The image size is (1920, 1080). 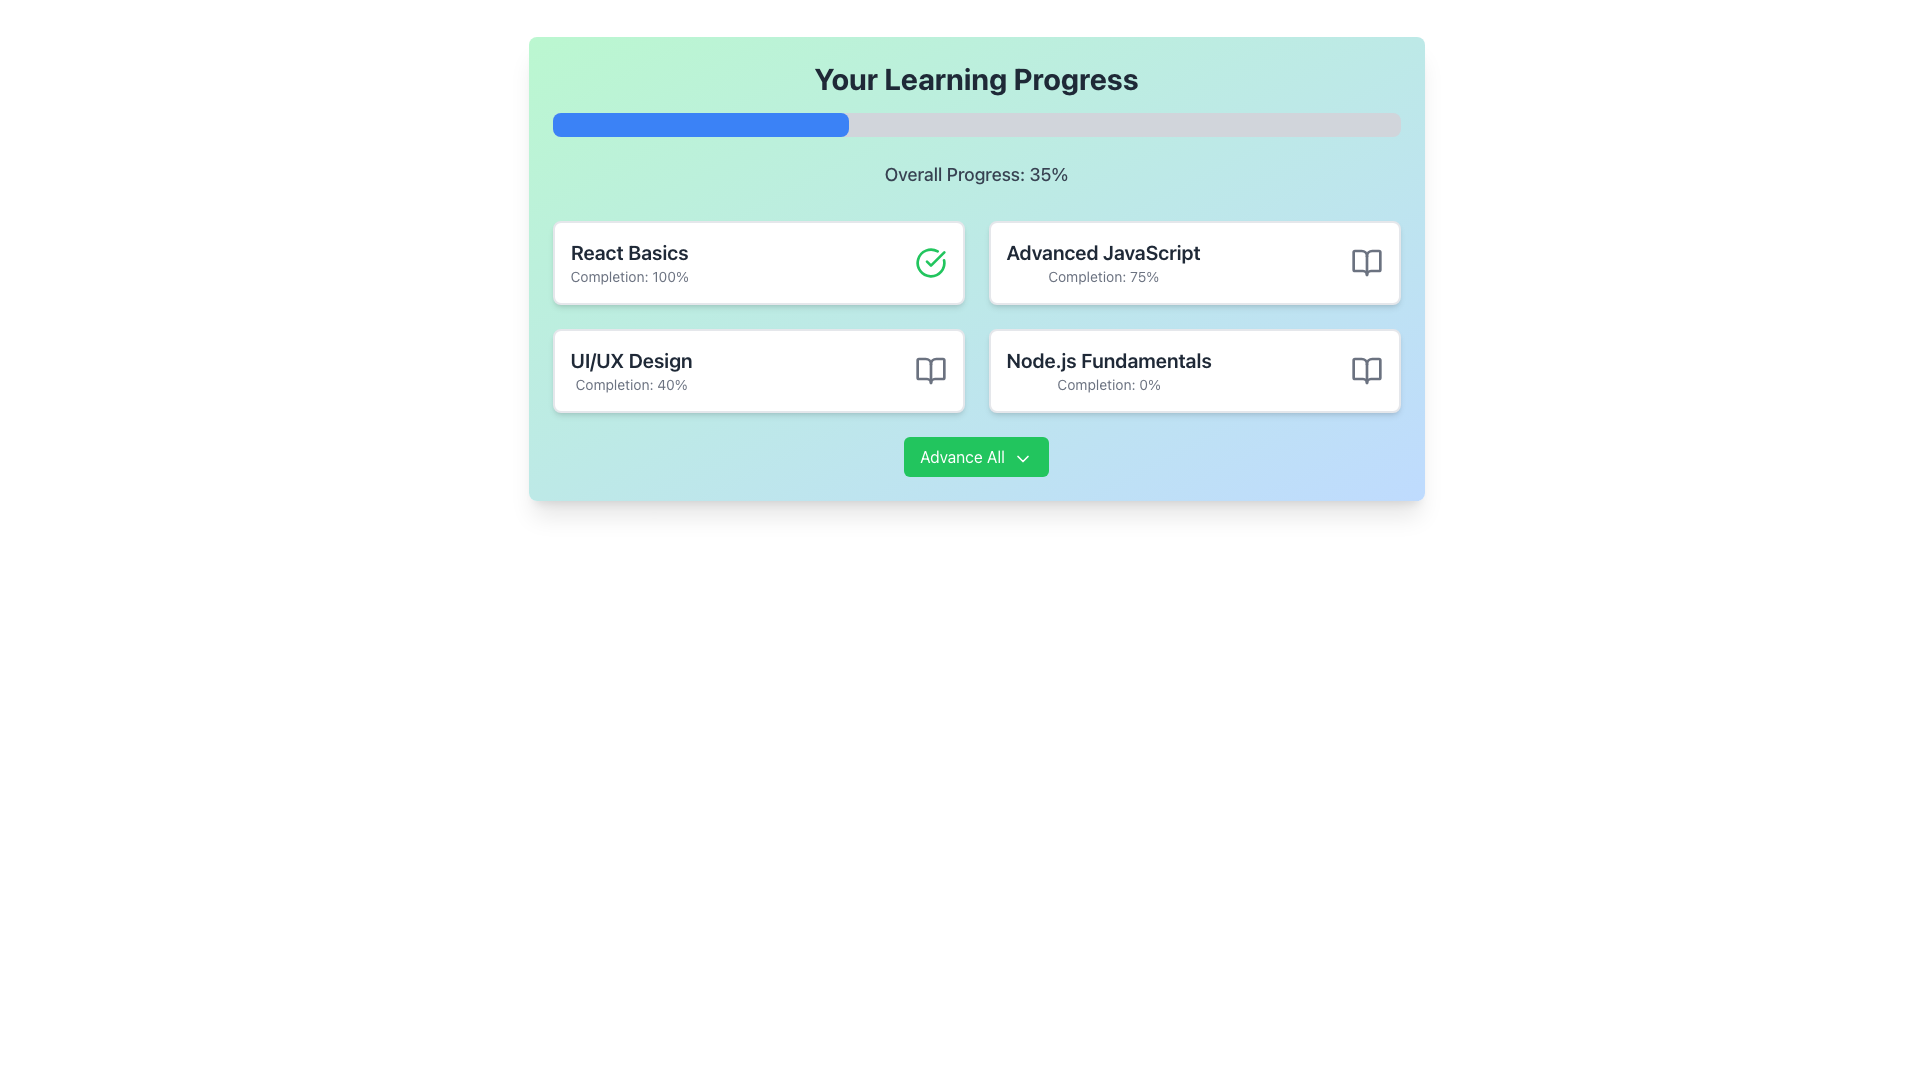 I want to click on progress, so click(x=840, y=124).